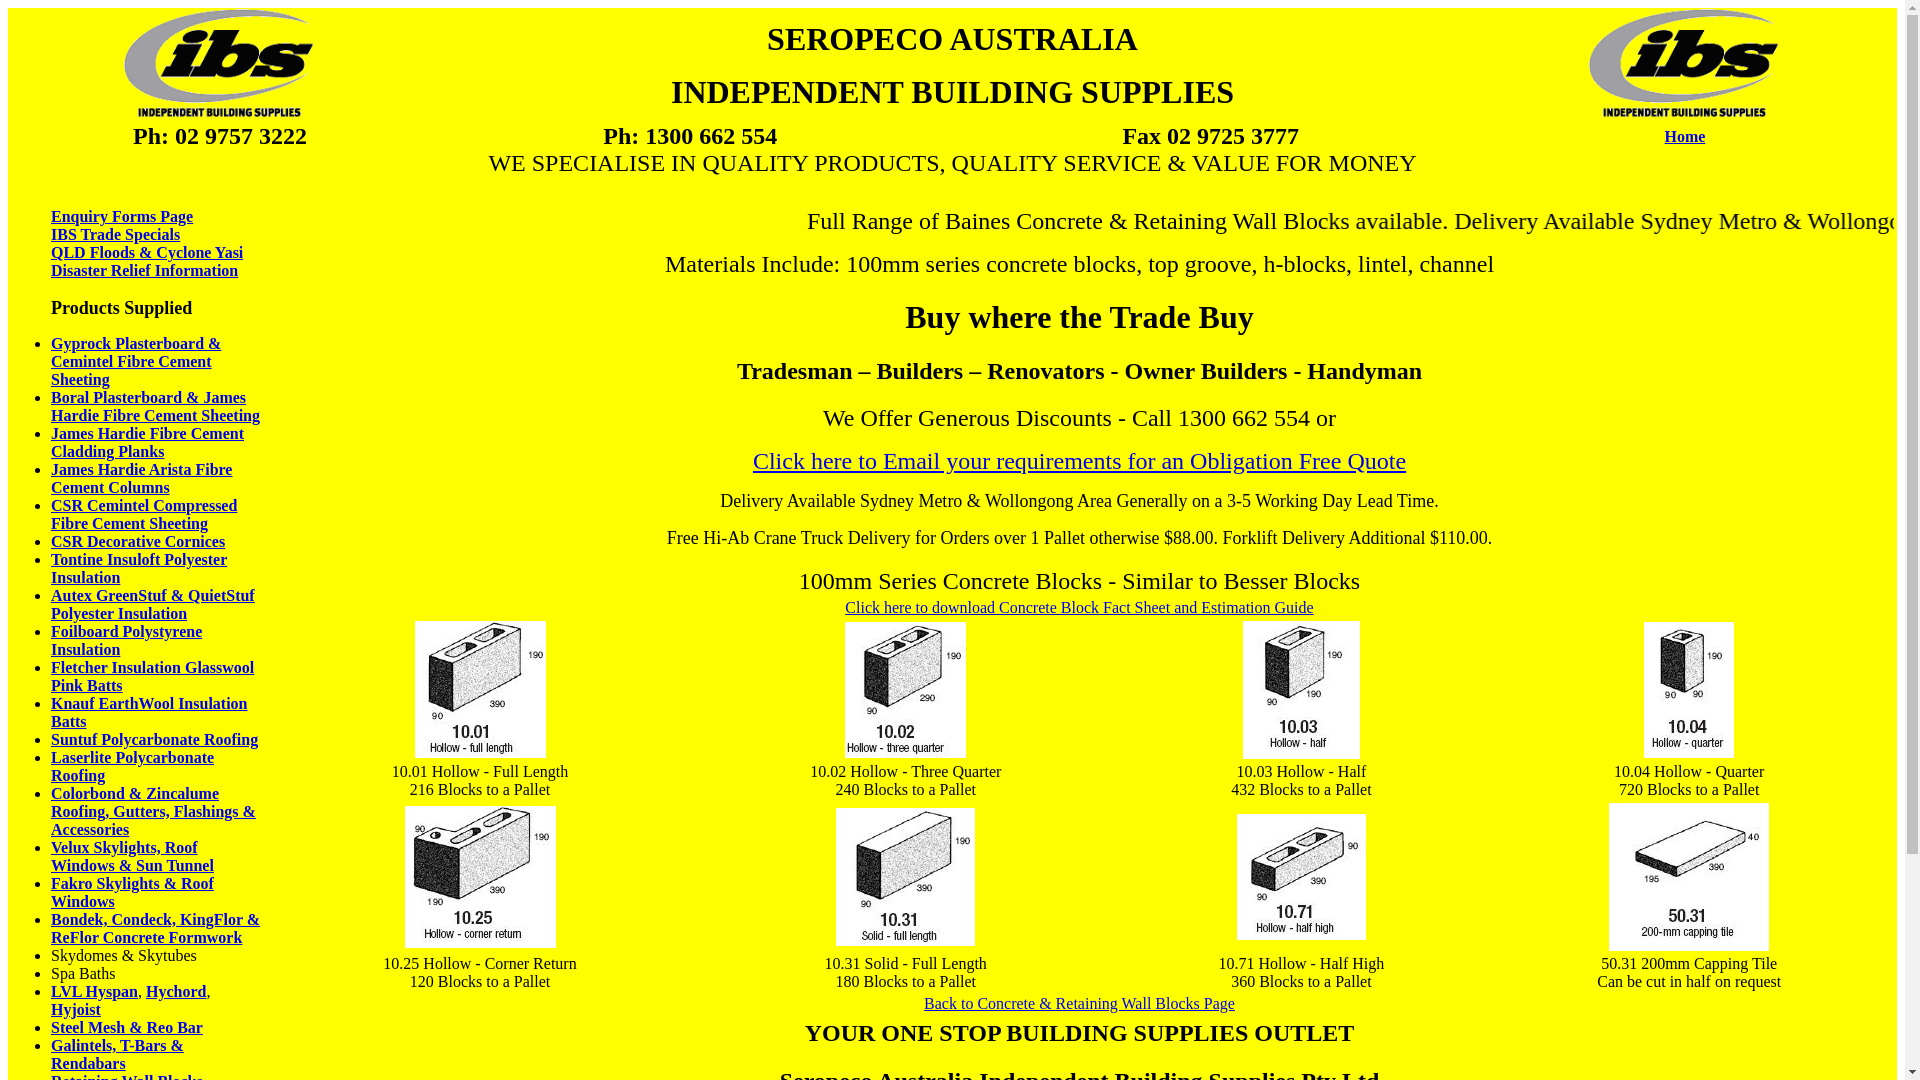 Image resolution: width=1920 pixels, height=1080 pixels. Describe the element at coordinates (51, 1053) in the screenshot. I see `'Galintels, T-Bars & Rendabars'` at that location.